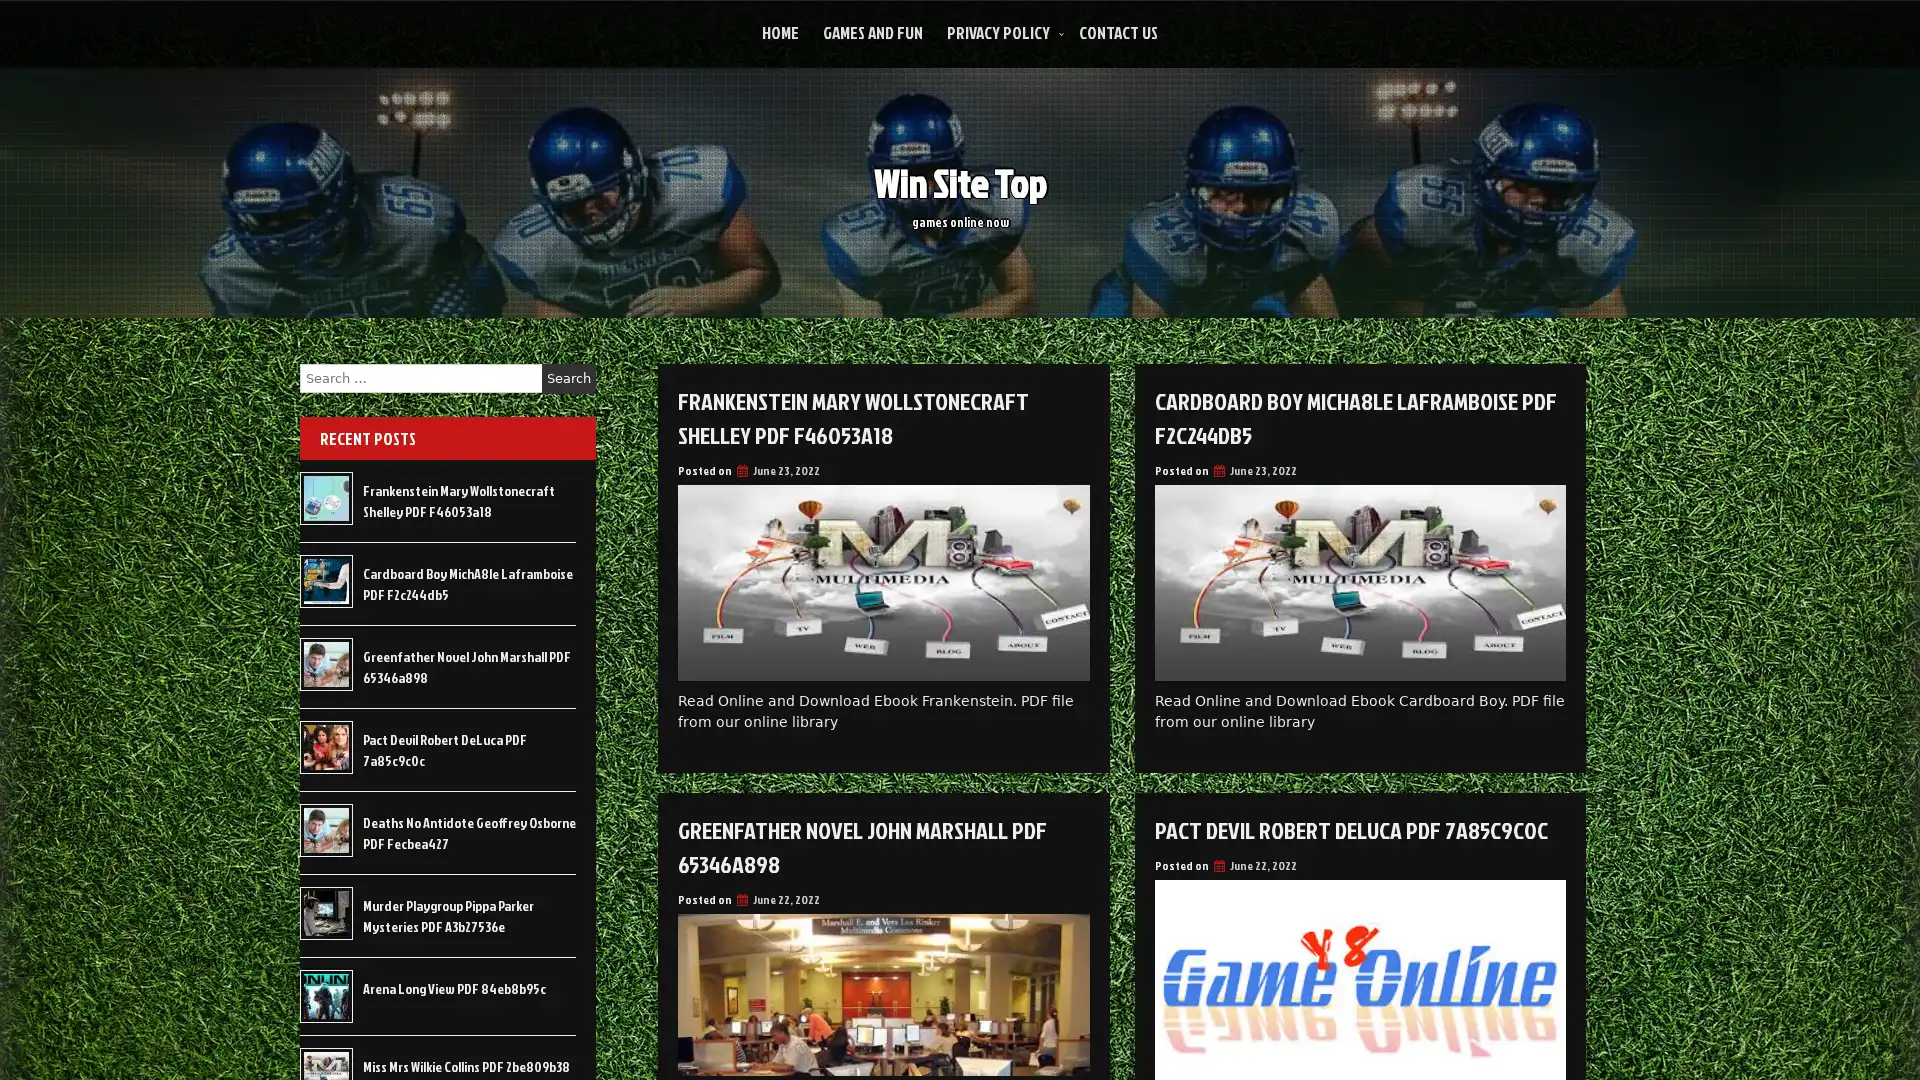  I want to click on Search, so click(568, 378).